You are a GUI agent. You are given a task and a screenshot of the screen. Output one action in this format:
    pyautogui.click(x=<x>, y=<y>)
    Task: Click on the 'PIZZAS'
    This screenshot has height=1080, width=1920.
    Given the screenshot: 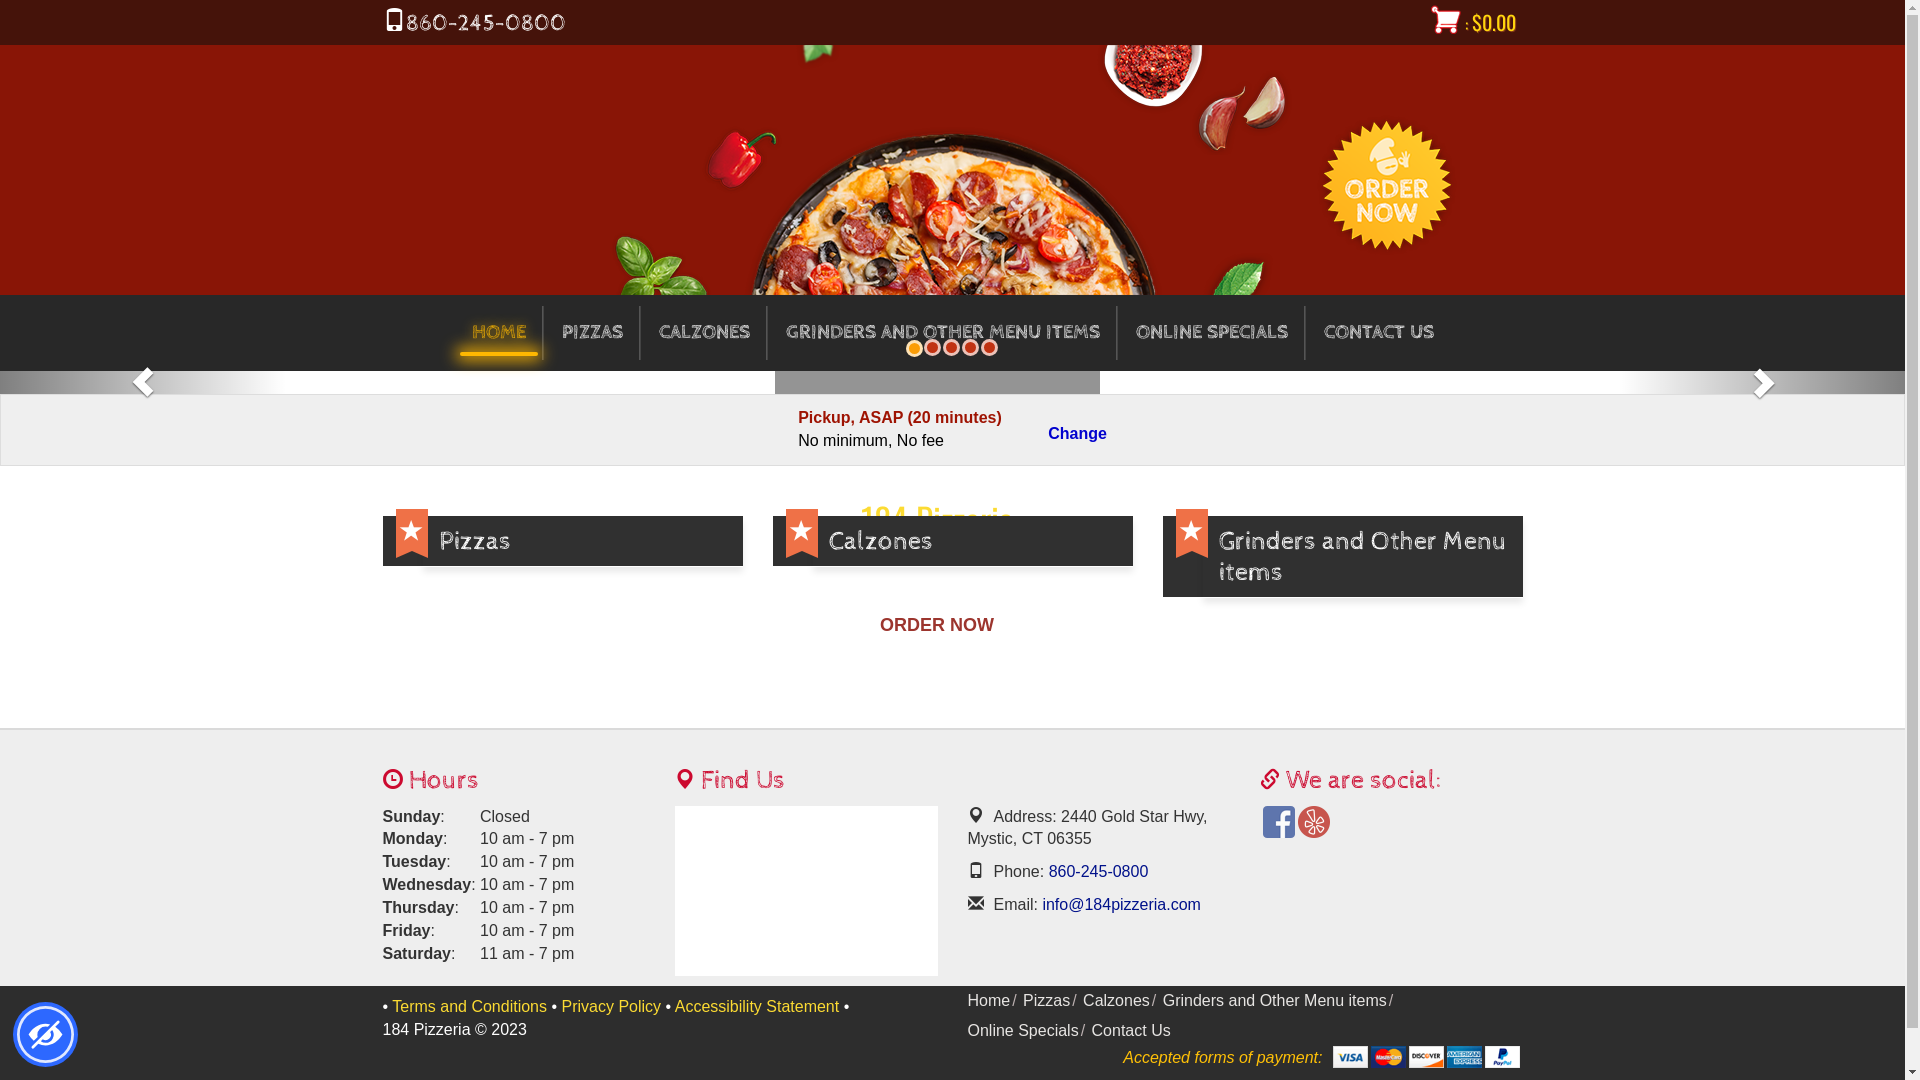 What is the action you would take?
    pyautogui.click(x=591, y=331)
    